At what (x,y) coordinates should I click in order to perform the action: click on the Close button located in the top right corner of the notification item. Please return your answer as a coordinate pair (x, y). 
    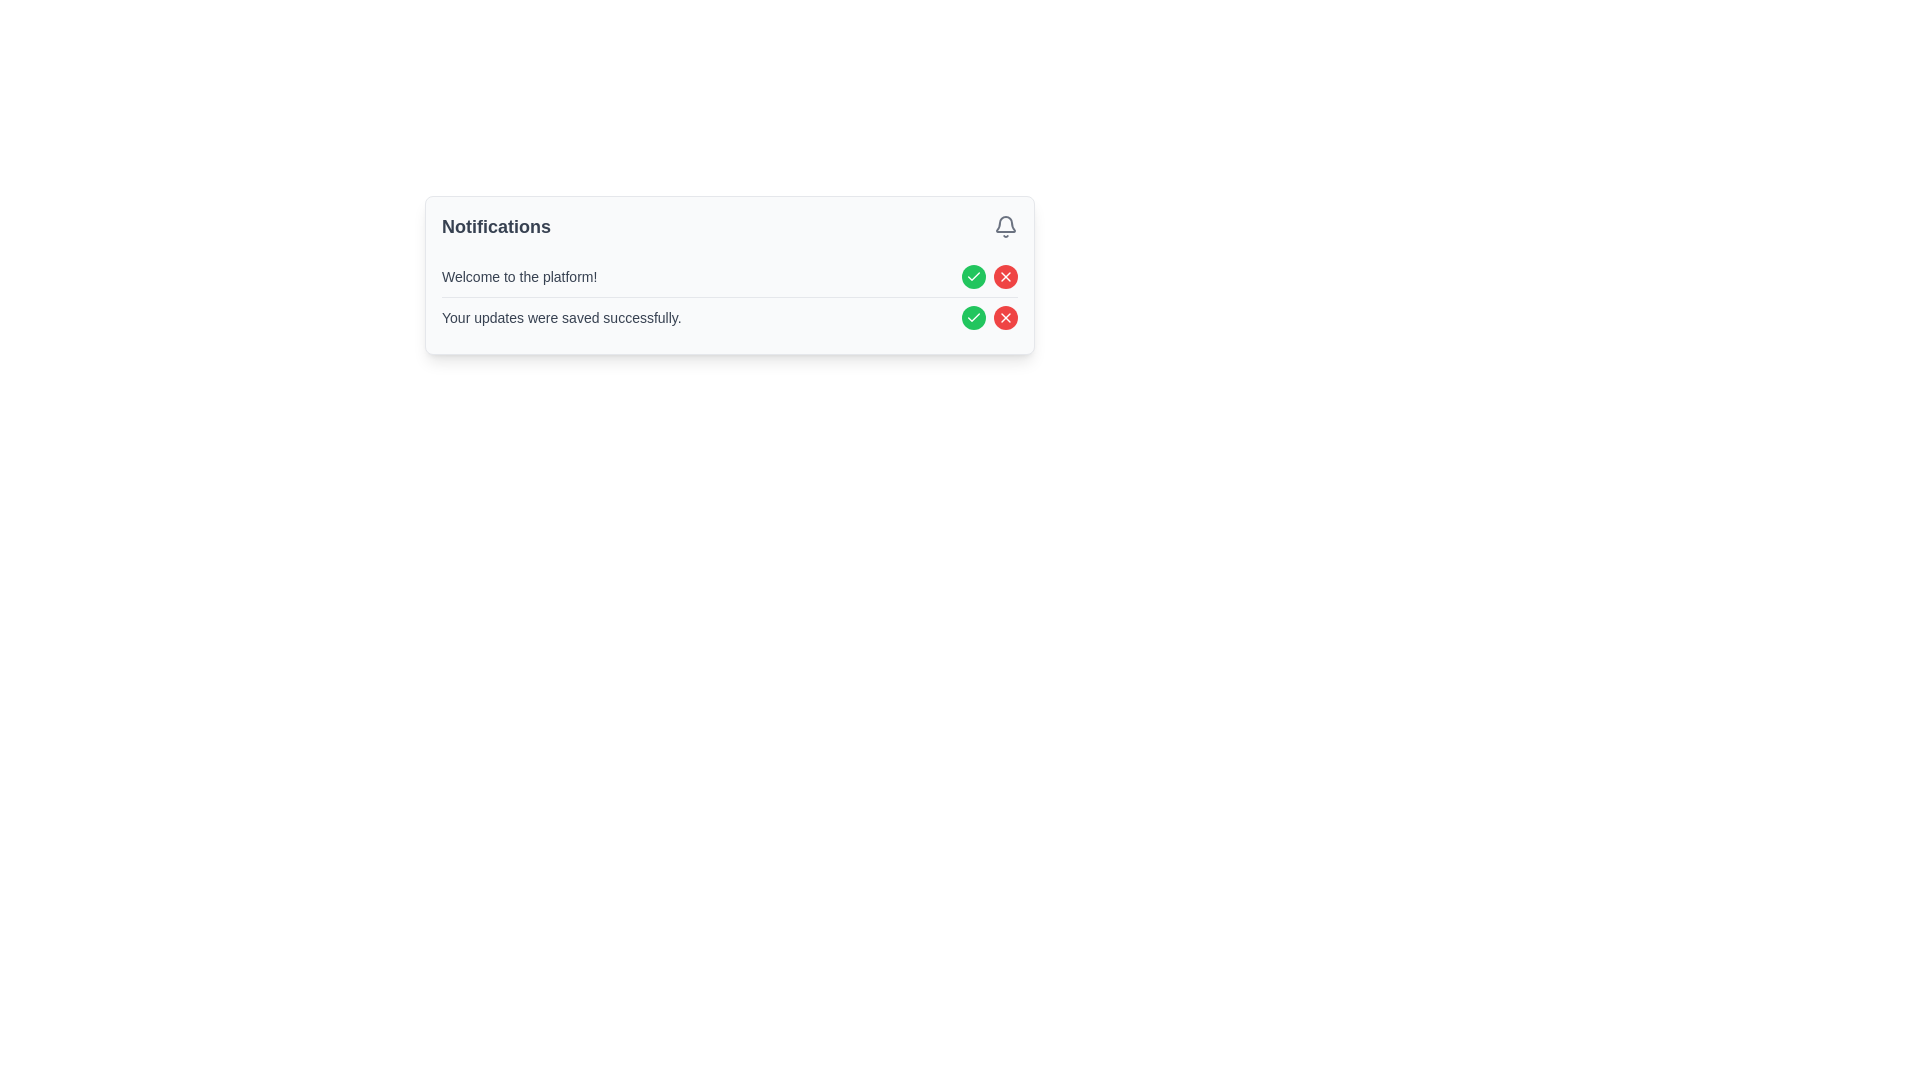
    Looking at the image, I should click on (1006, 277).